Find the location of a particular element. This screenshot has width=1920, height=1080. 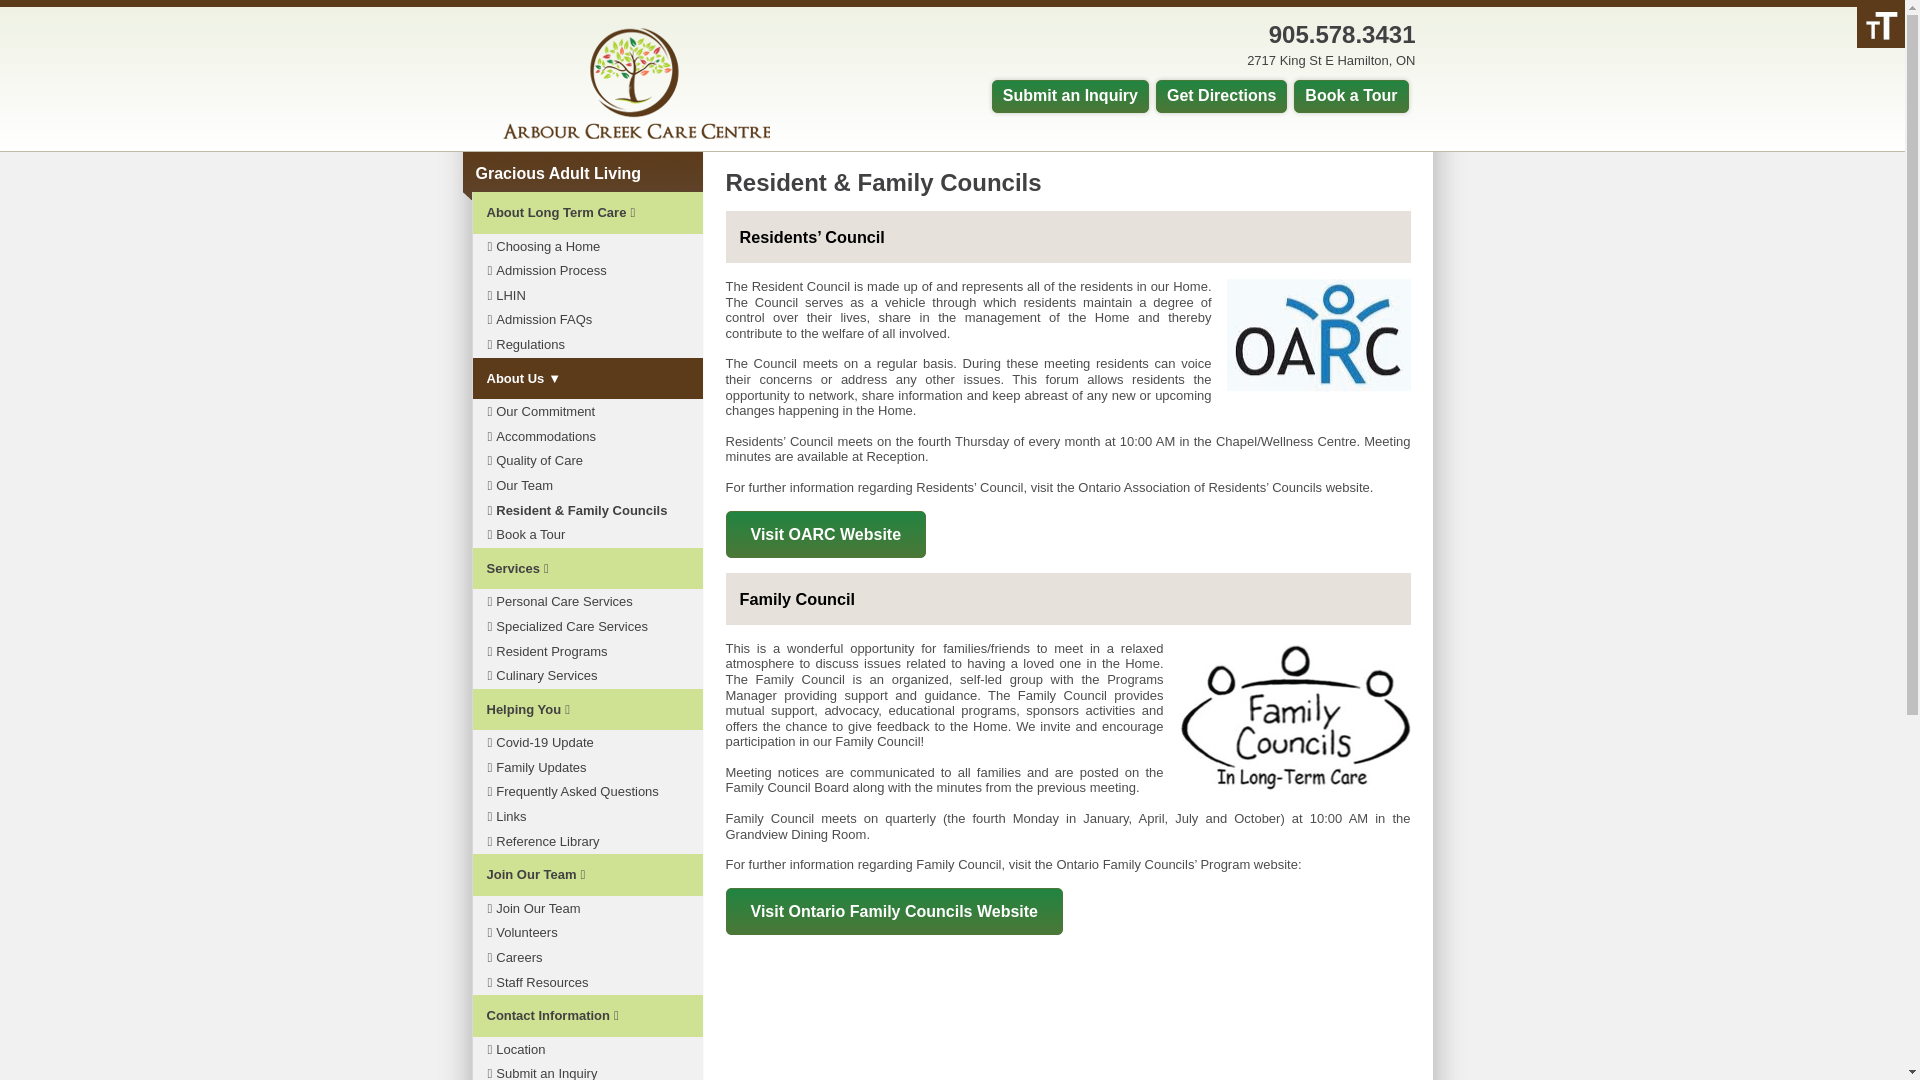

'Accessibility Helper sidebar' is located at coordinates (1880, 23).